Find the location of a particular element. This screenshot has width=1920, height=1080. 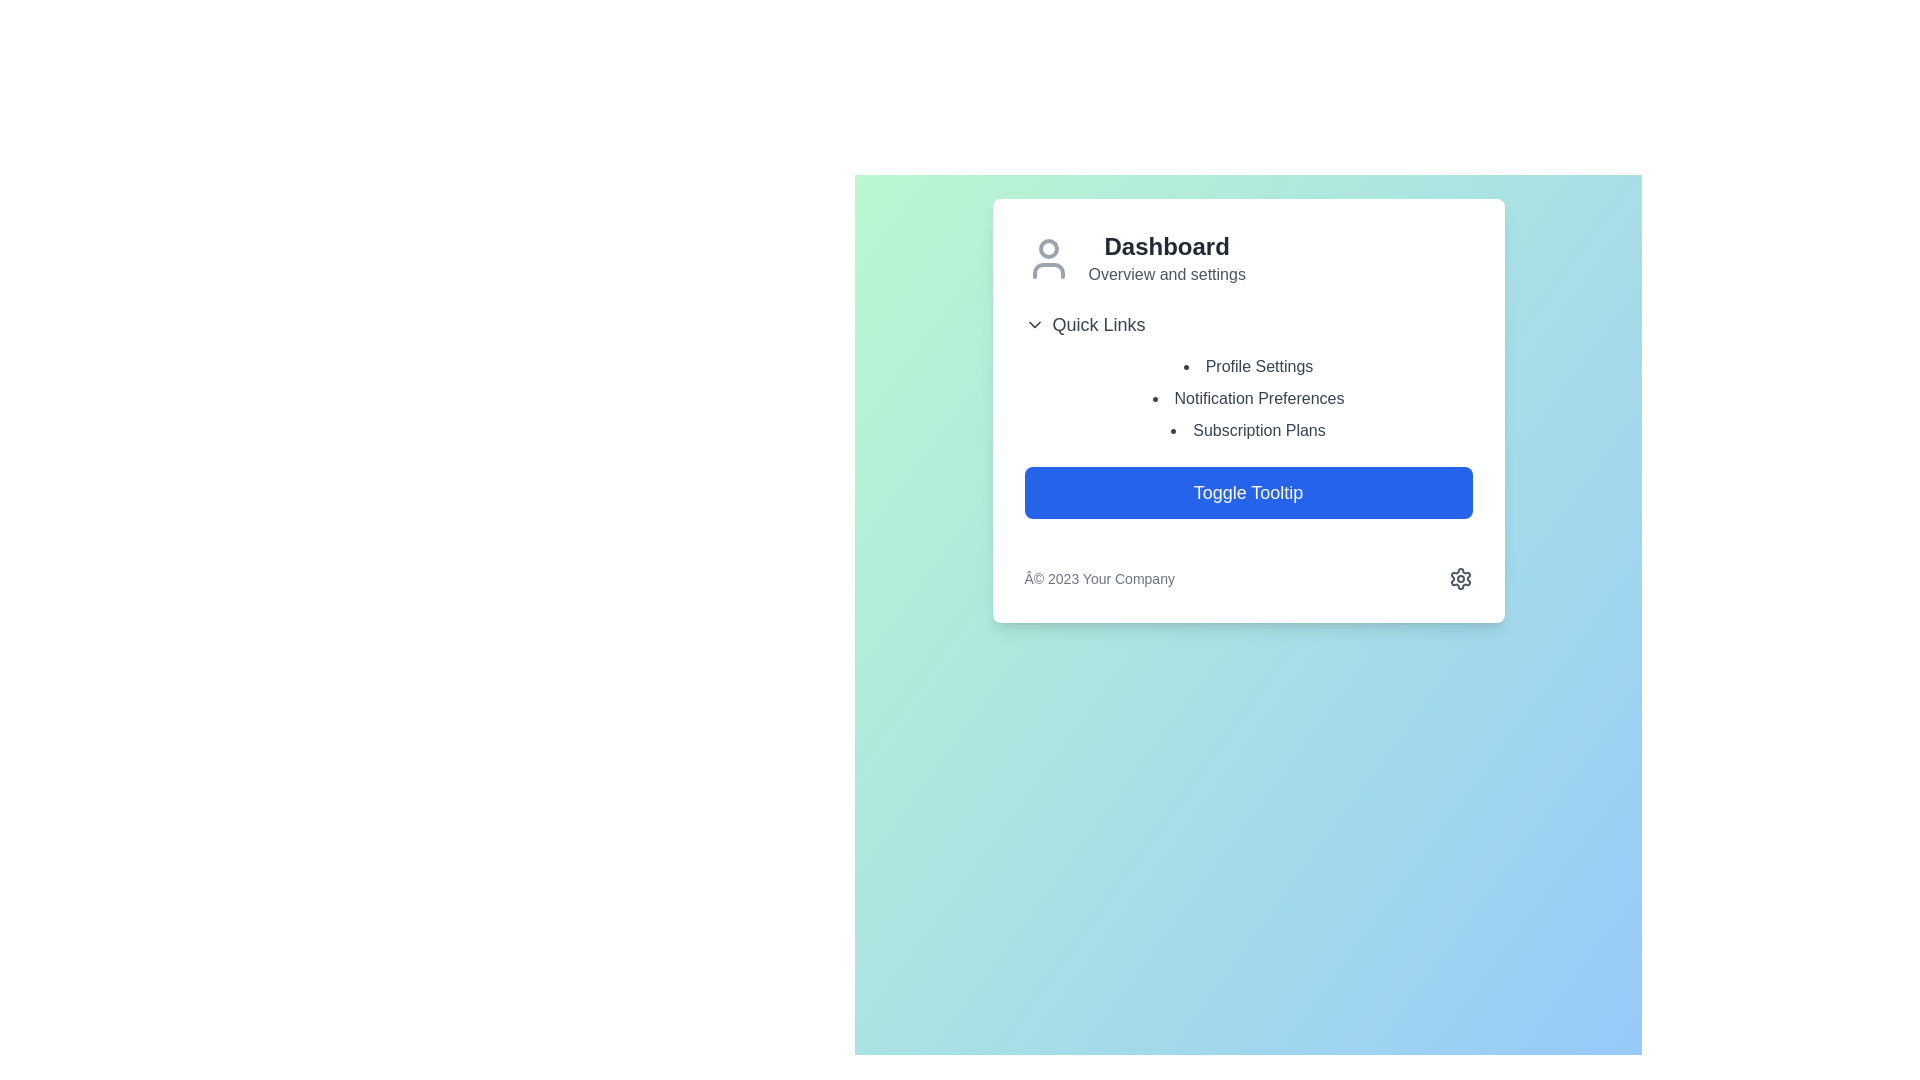

the static Text label (header) indicating the current section, which is located at the top of the panel above 'Overview and settings' is located at coordinates (1167, 245).